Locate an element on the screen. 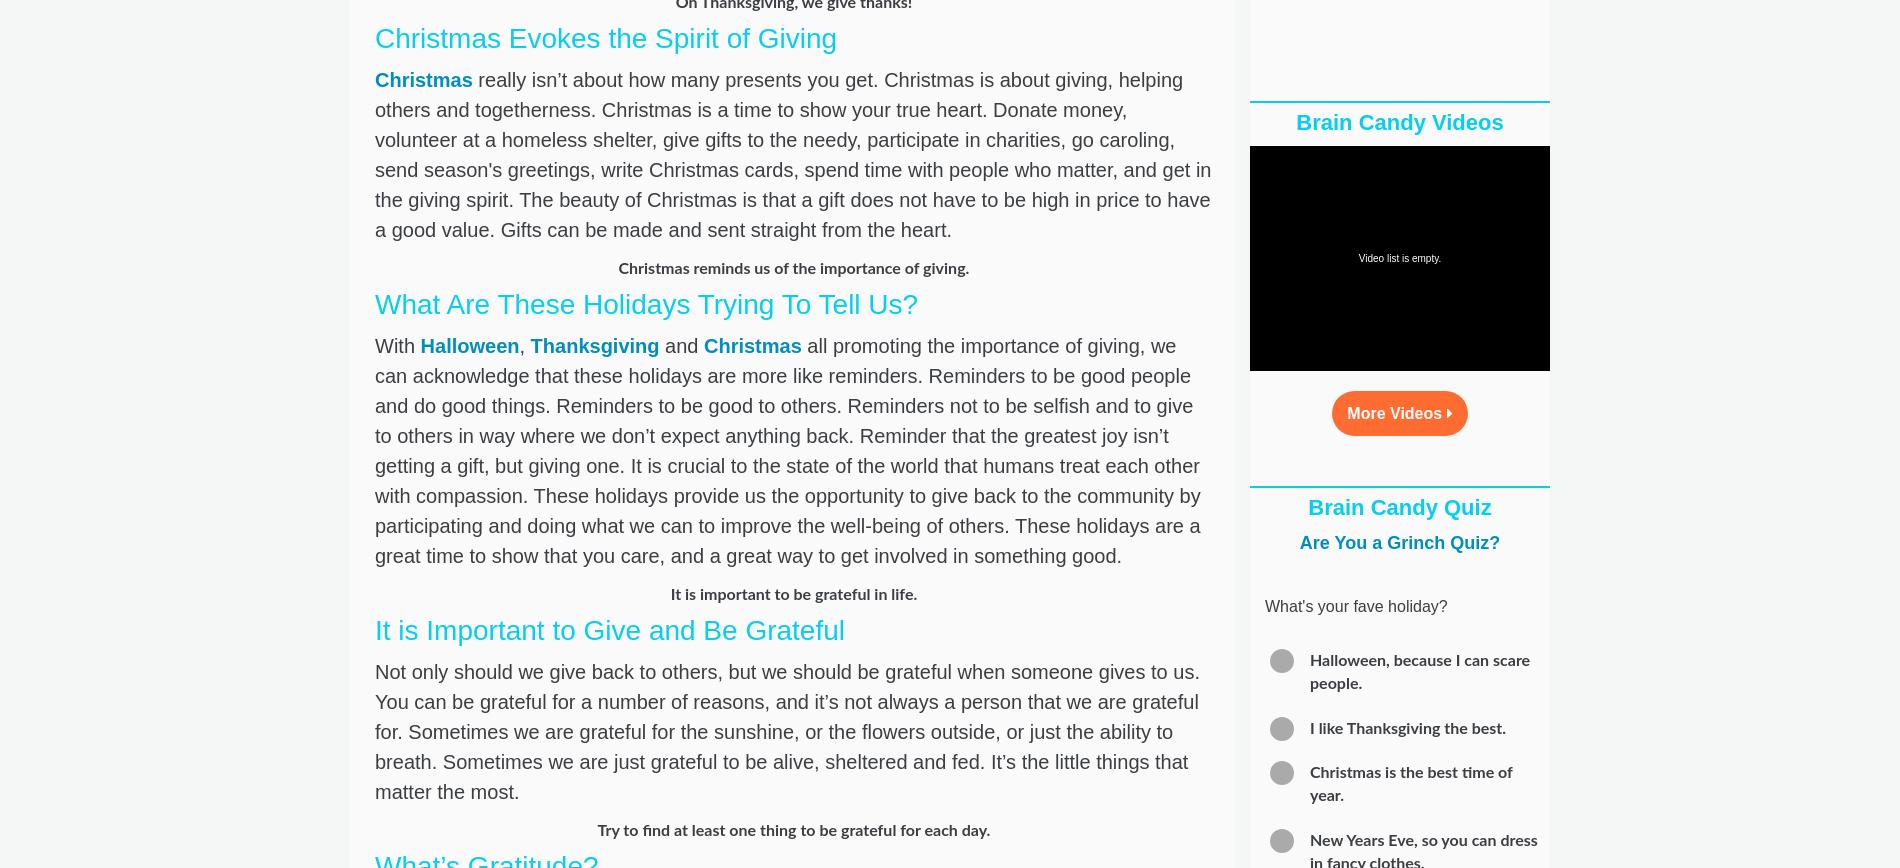 The height and width of the screenshot is (868, 1900). 'More Videos' is located at coordinates (1395, 413).